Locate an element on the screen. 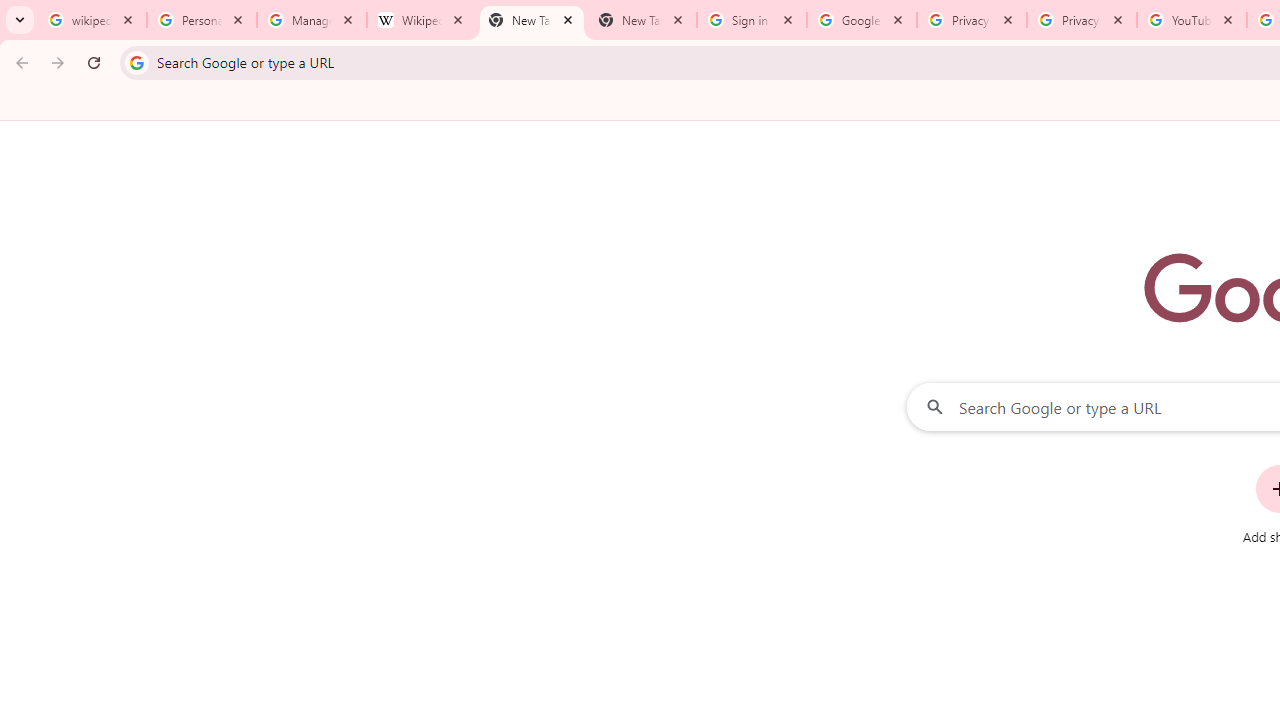 This screenshot has height=720, width=1280. 'Personalization & Google Search results - Google Search Help' is located at coordinates (202, 20).